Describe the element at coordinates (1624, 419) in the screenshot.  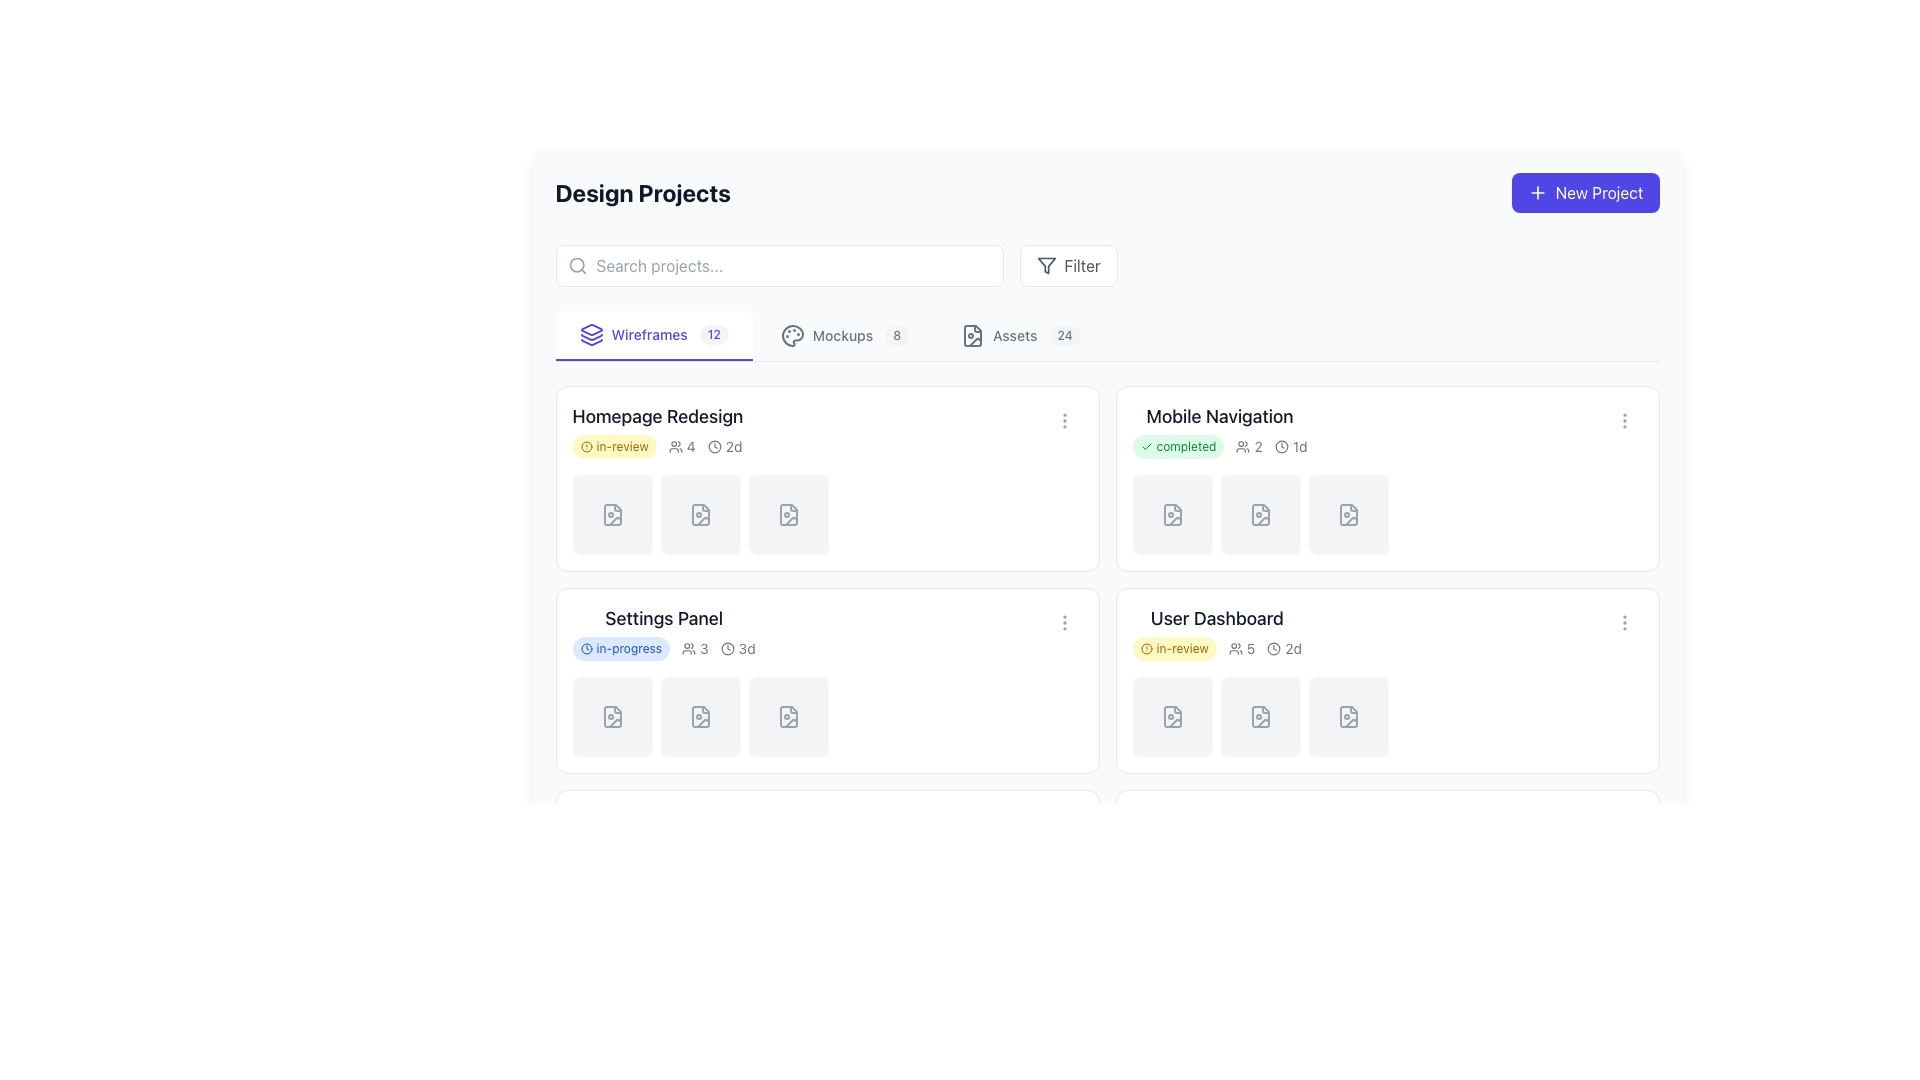
I see `the ellipsis vertical menu button located in the top-right corner of the 'Mobile Navigation' card in the 'Design Projects' grid` at that location.